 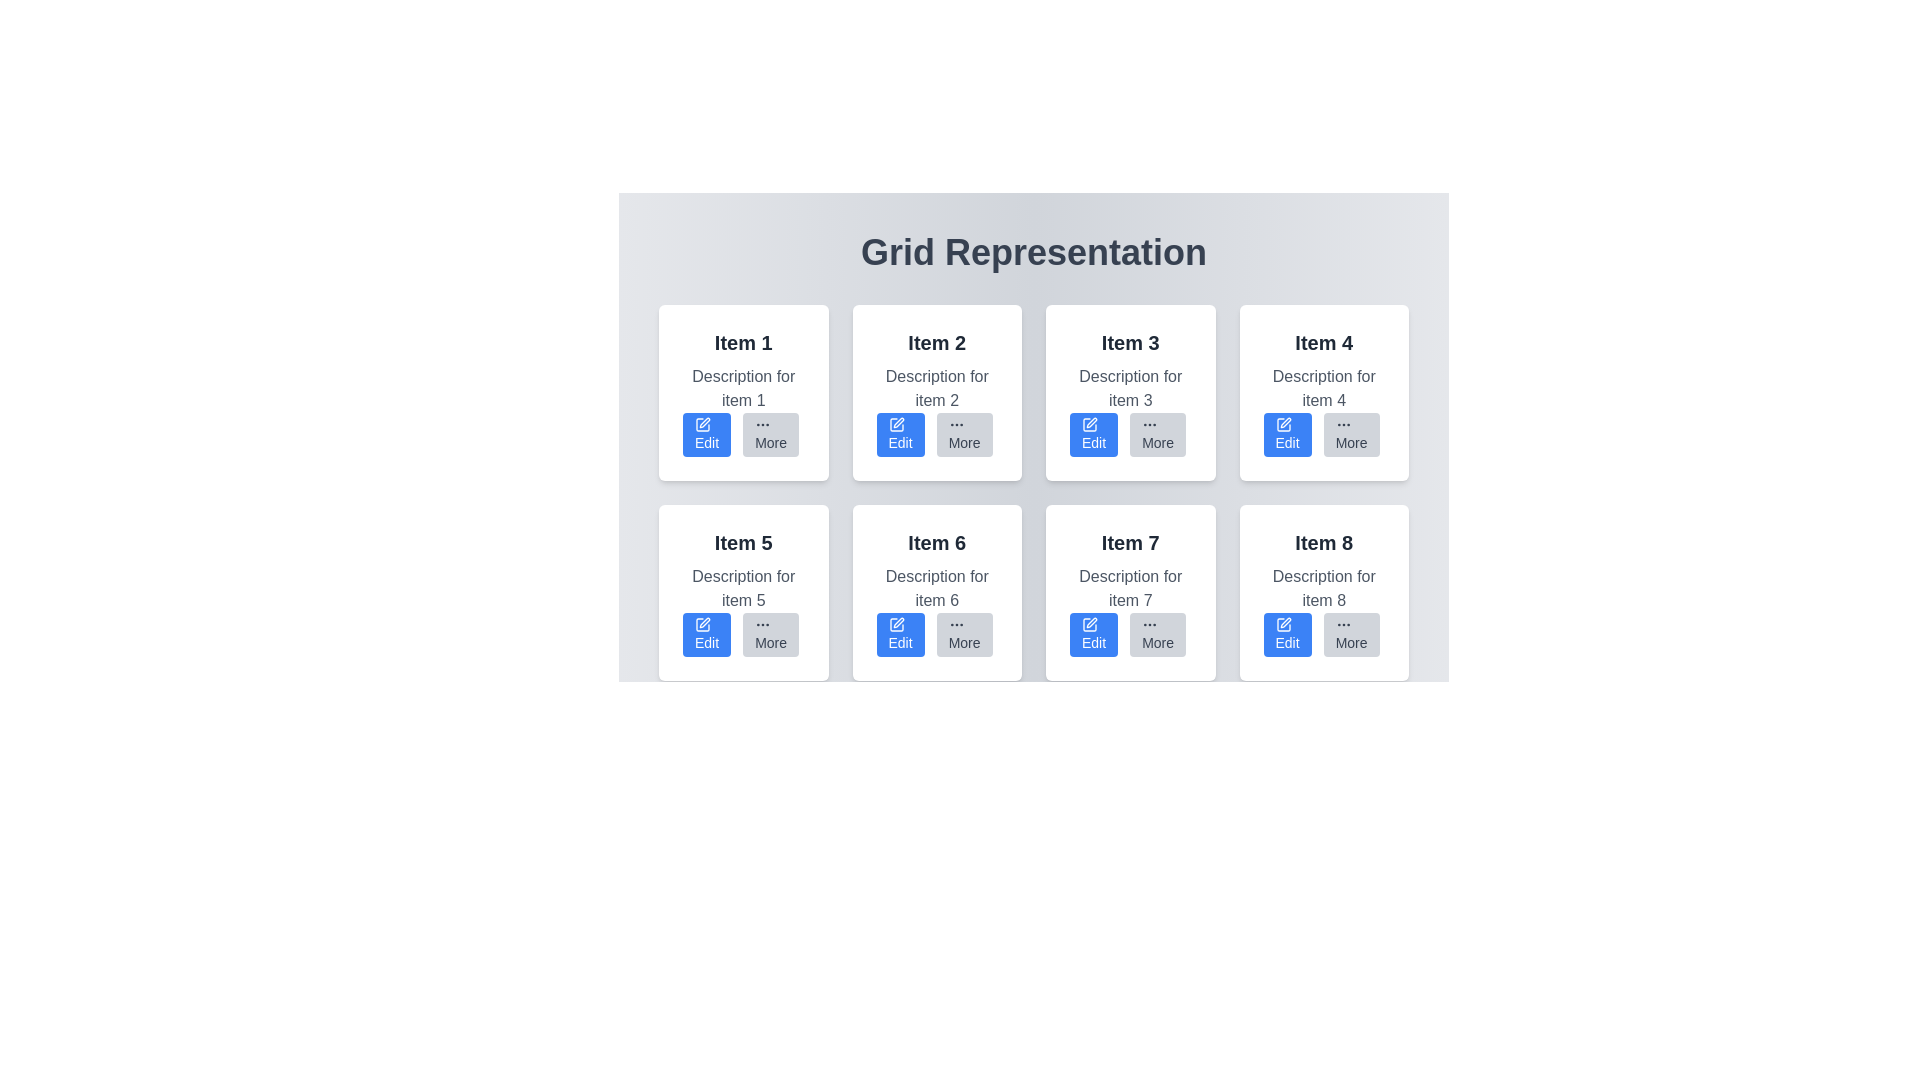 What do you see at coordinates (1130, 342) in the screenshot?
I see `the text display that shows 'Item 3' in a bold and larger grayish-black font, located in the header section of the third card in the first row of the grid layout` at bounding box center [1130, 342].